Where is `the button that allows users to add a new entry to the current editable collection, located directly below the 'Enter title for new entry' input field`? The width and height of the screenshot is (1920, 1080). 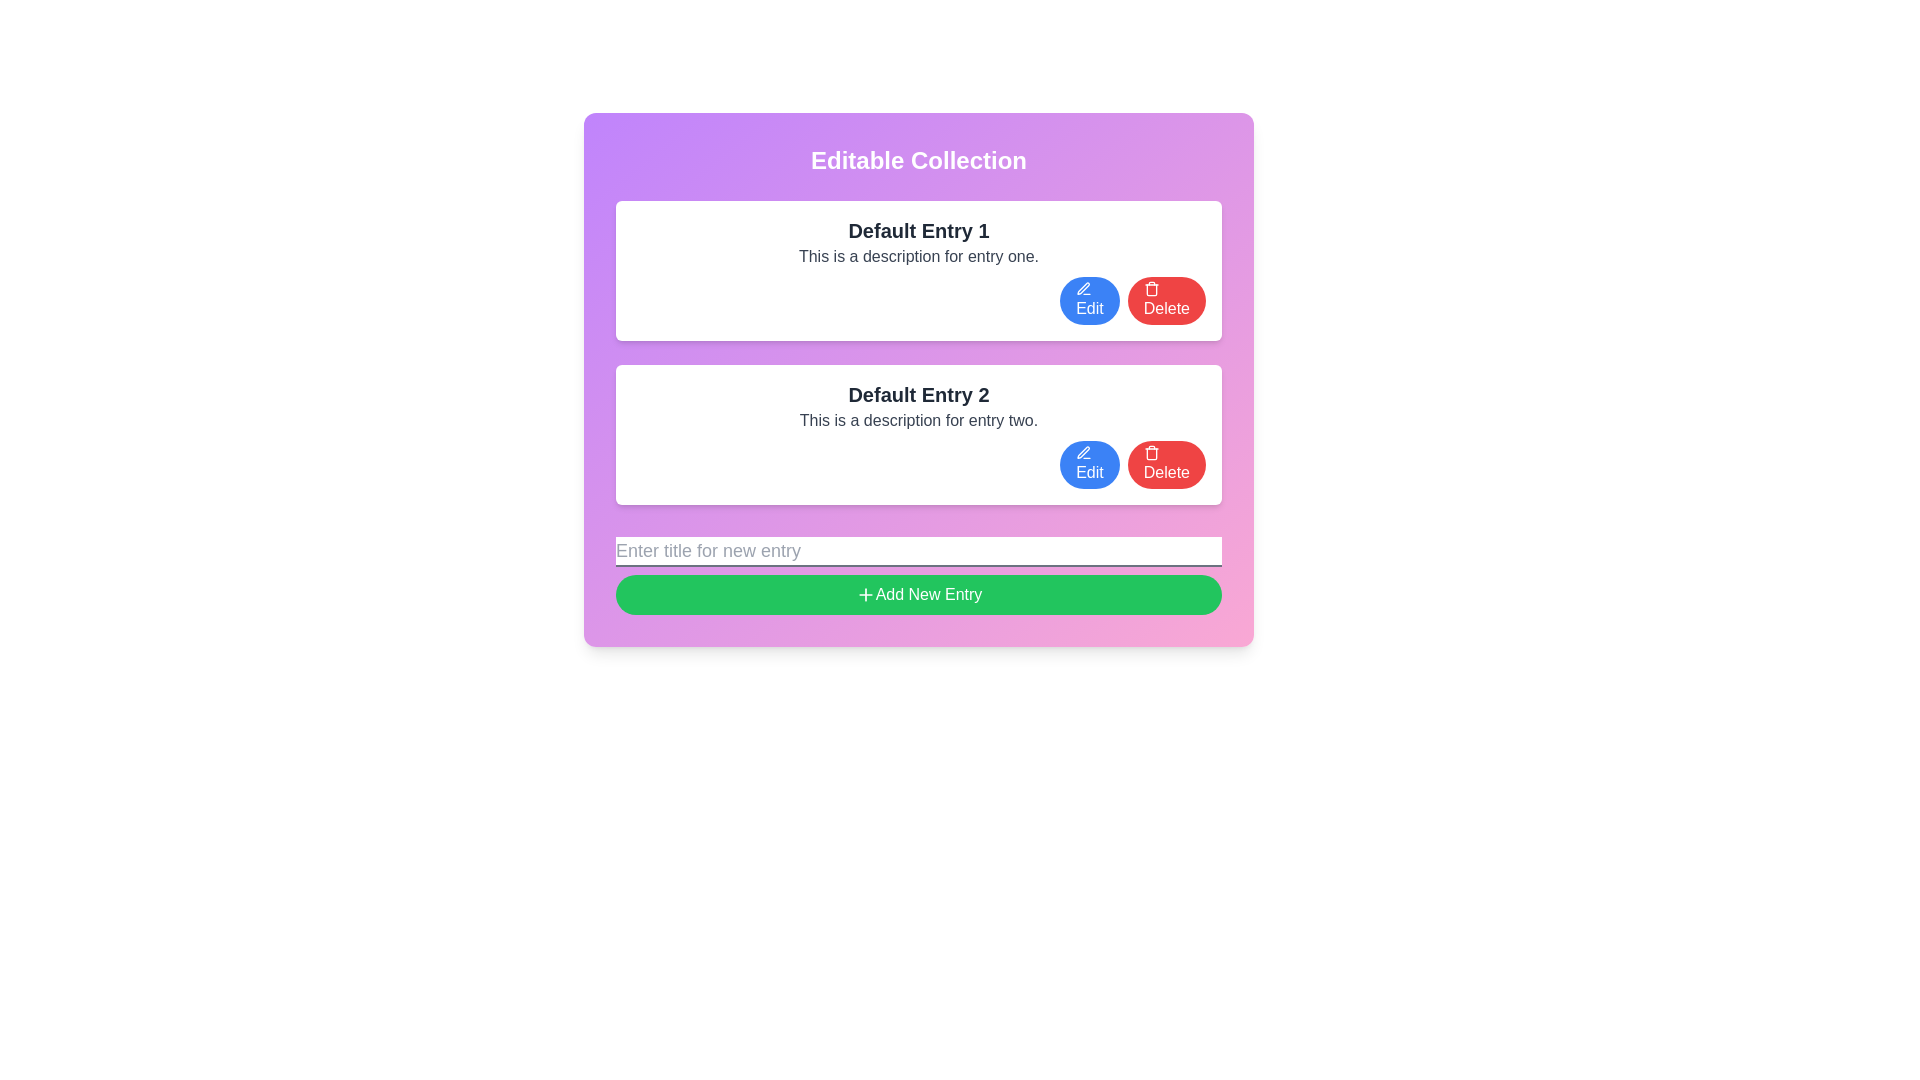
the button that allows users to add a new entry to the current editable collection, located directly below the 'Enter title for new entry' input field is located at coordinates (917, 593).